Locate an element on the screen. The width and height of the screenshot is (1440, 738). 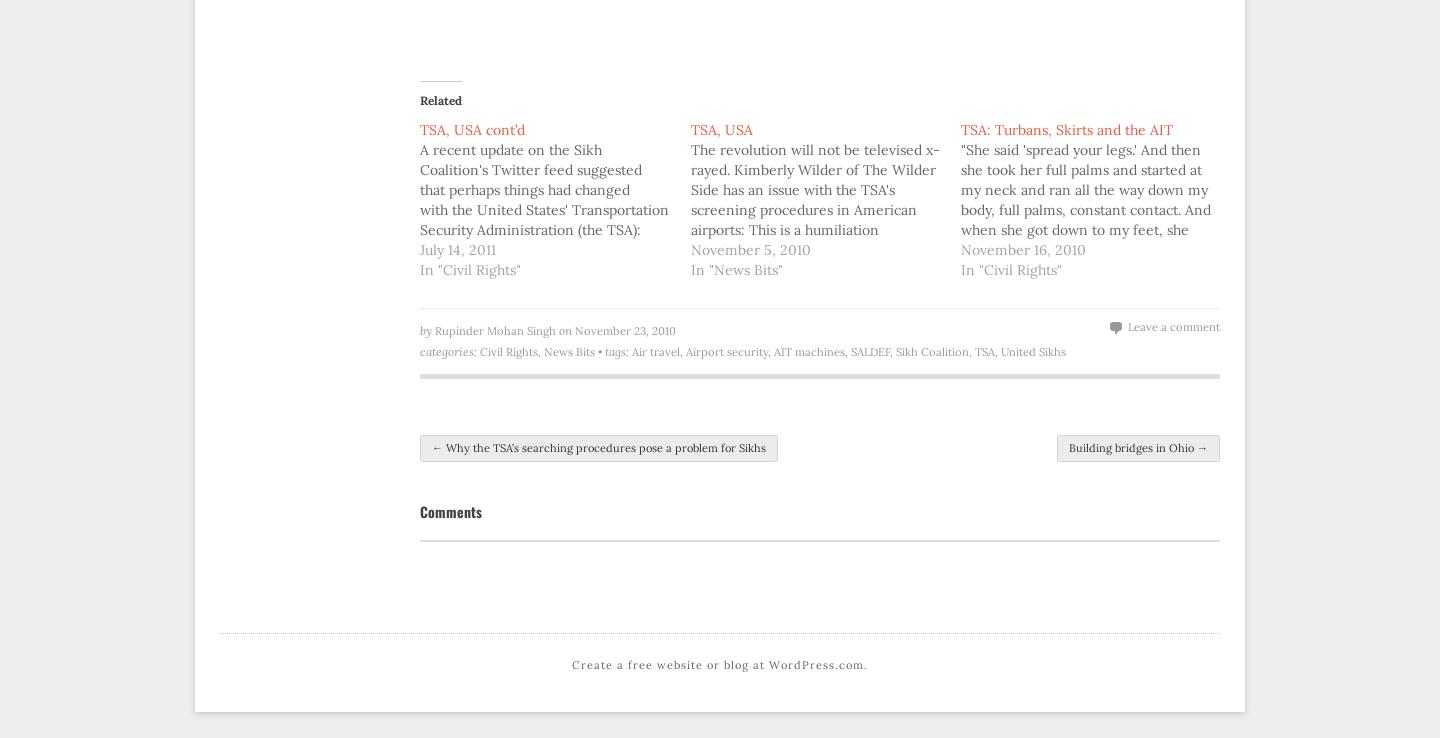
'News Bits' is located at coordinates (544, 352).